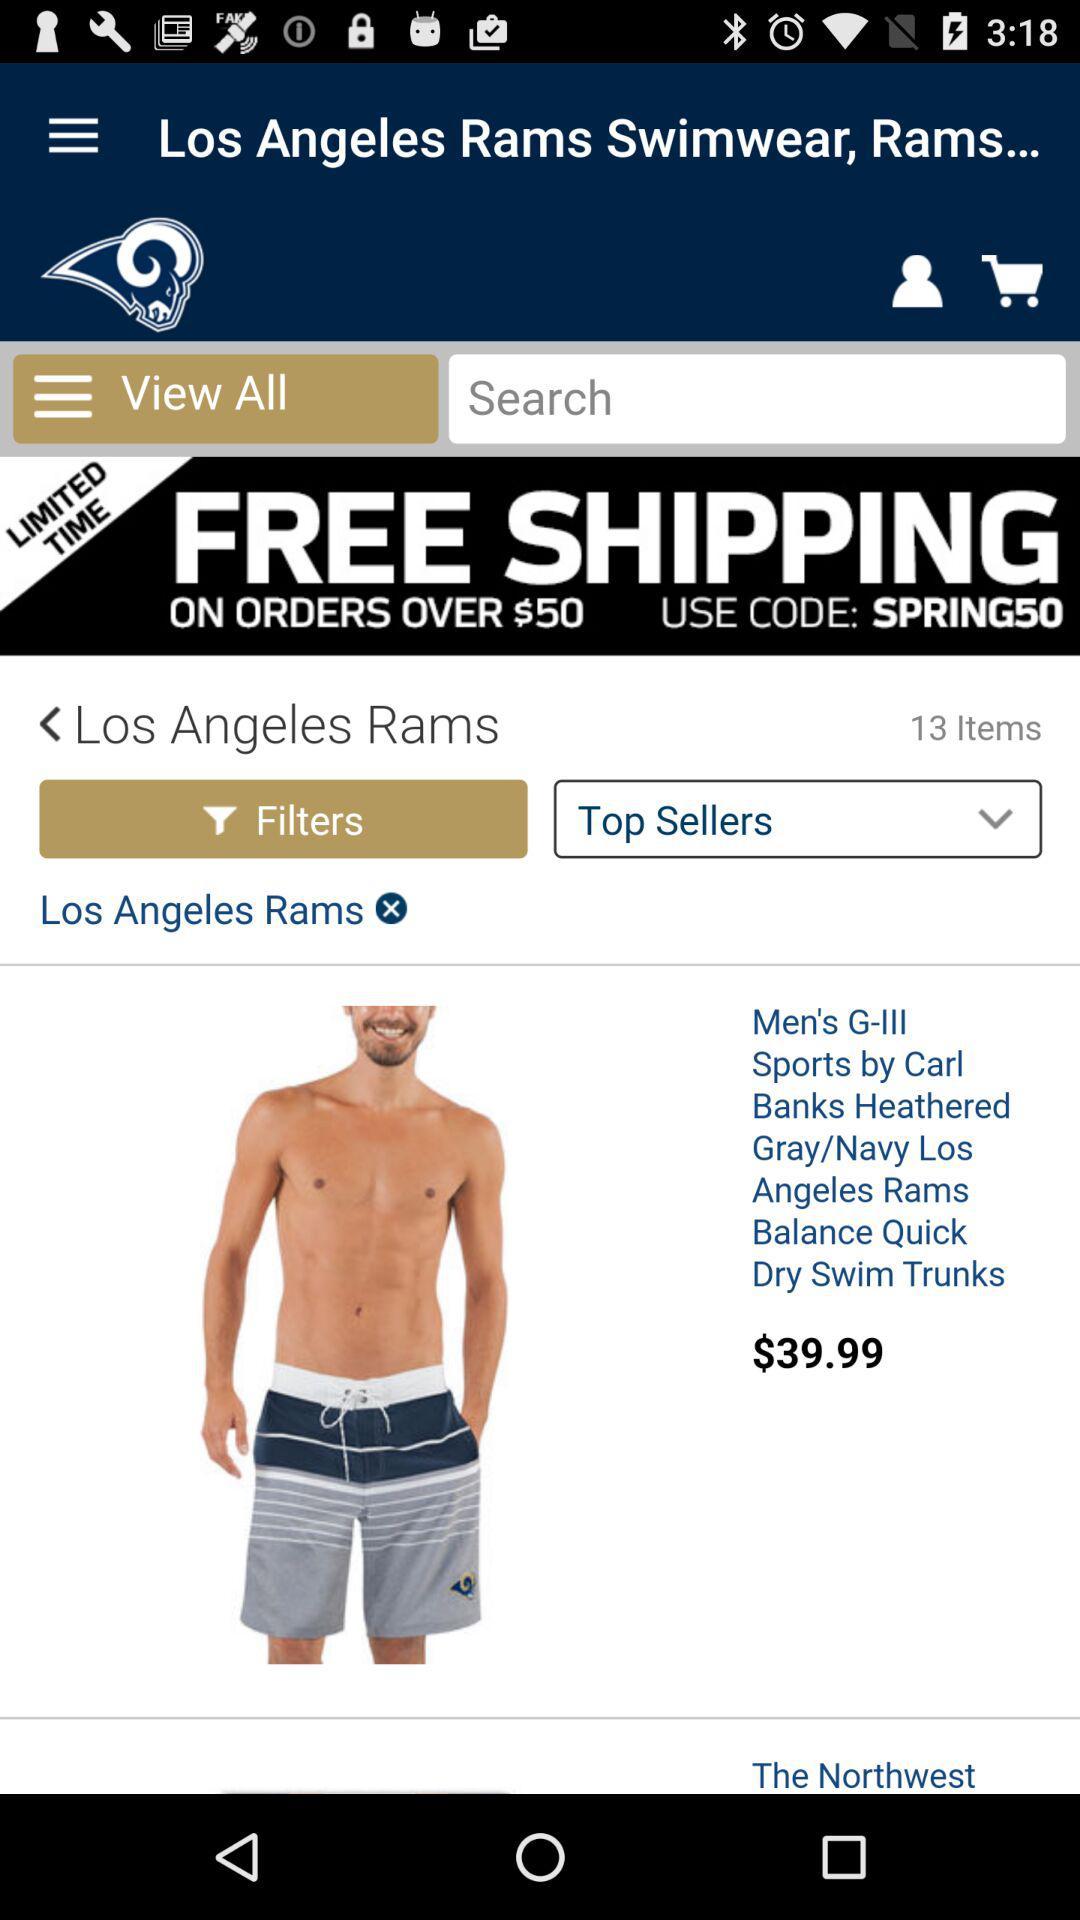 The image size is (1080, 1920). Describe the element at coordinates (72, 135) in the screenshot. I see `option button` at that location.